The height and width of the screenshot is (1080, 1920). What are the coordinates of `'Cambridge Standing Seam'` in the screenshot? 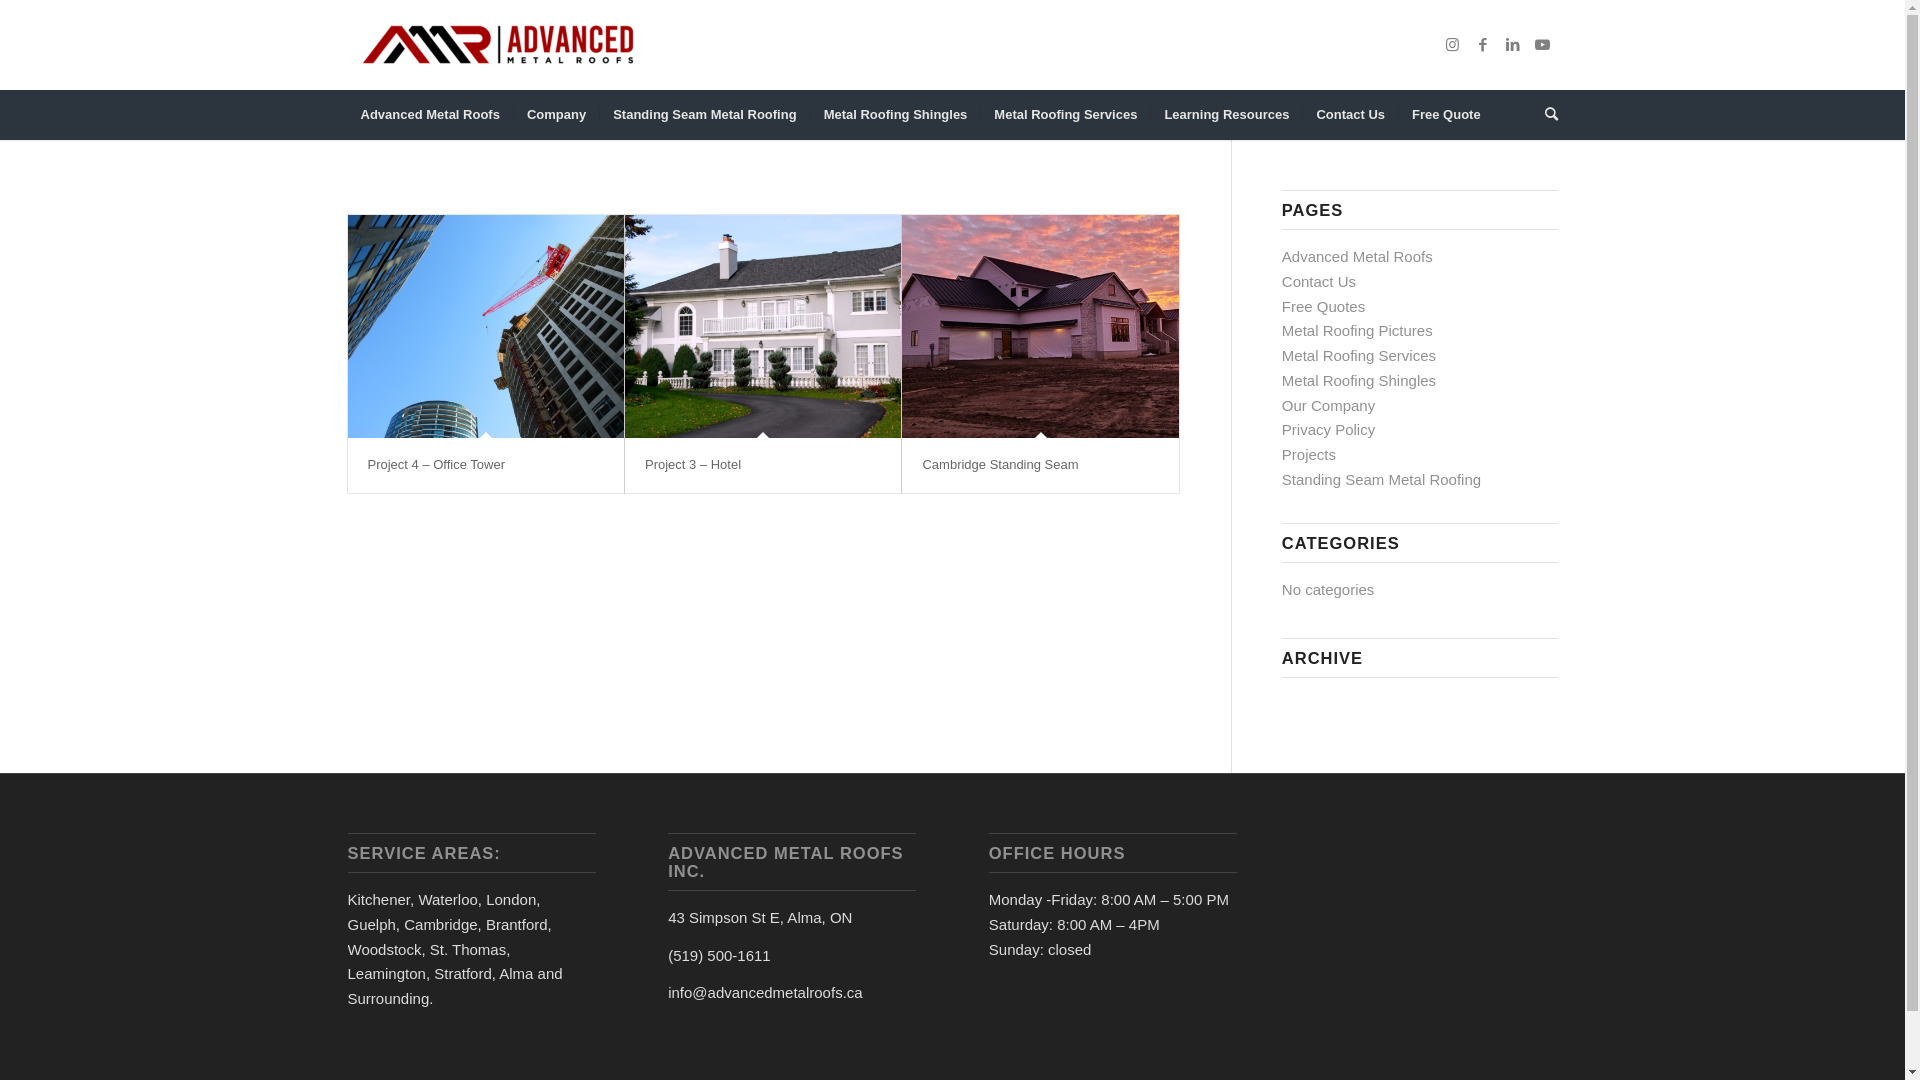 It's located at (999, 464).